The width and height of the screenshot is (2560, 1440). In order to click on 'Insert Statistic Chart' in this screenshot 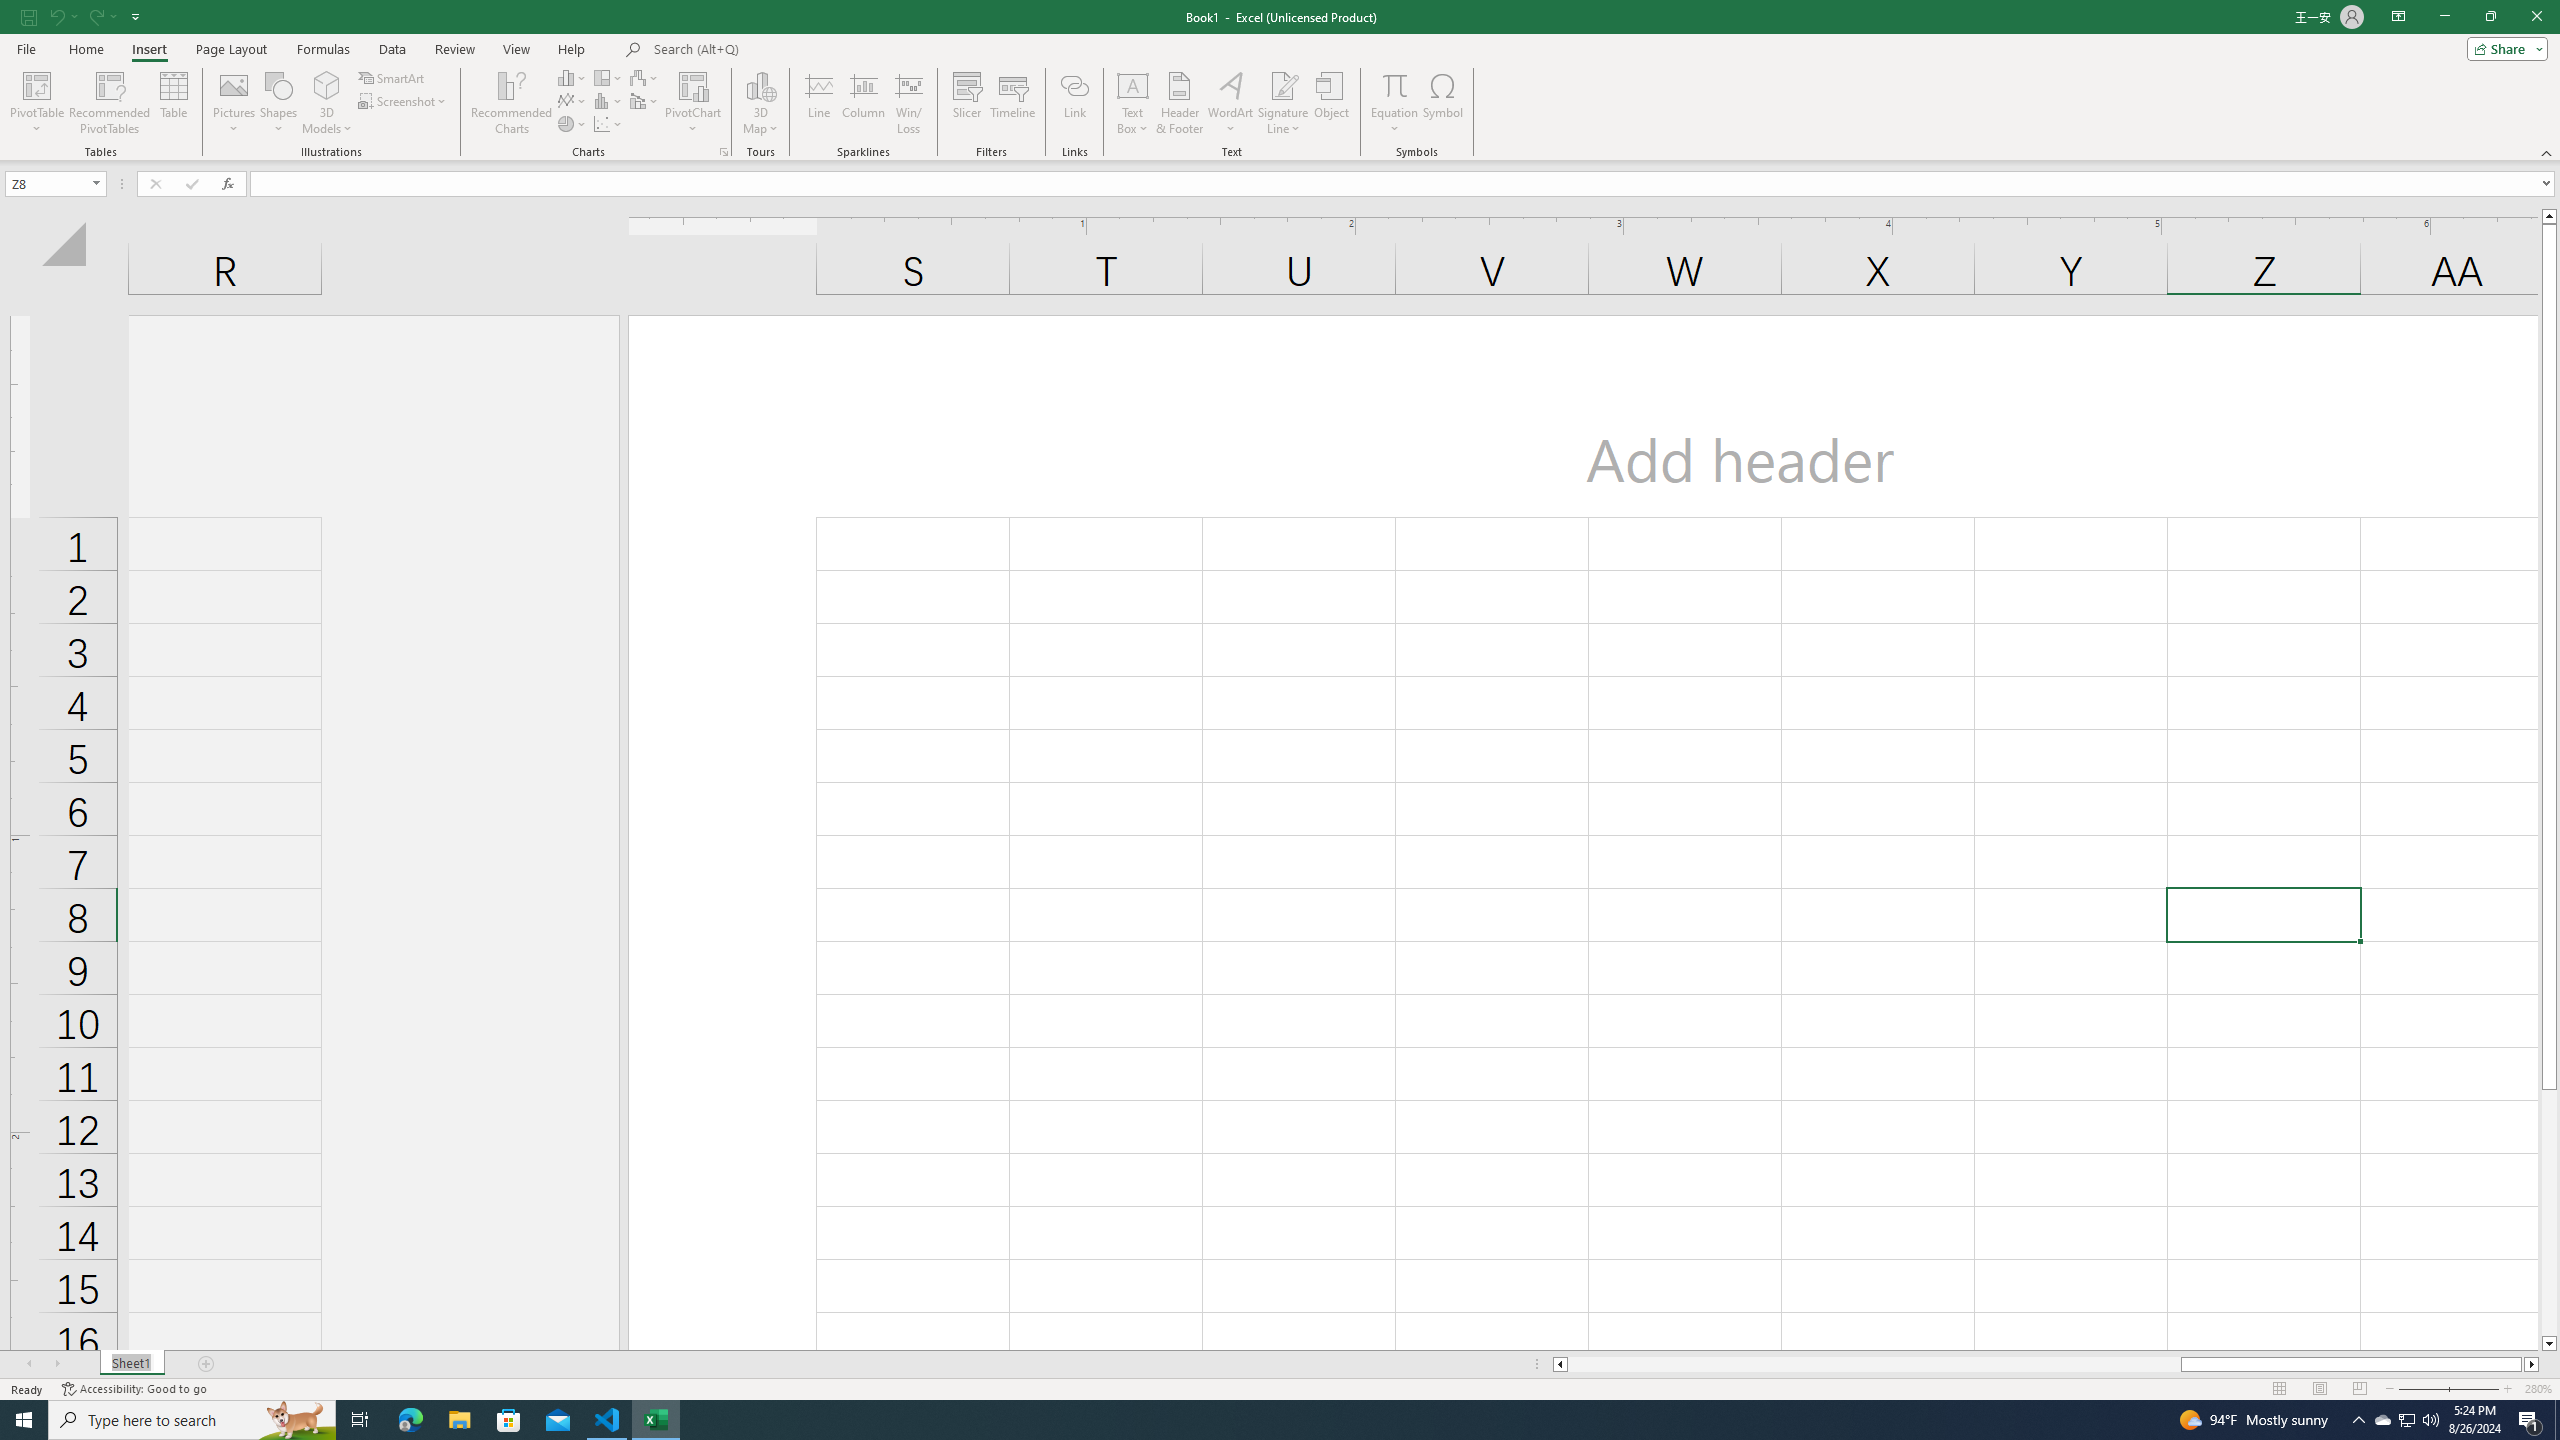, I will do `click(608, 99)`.